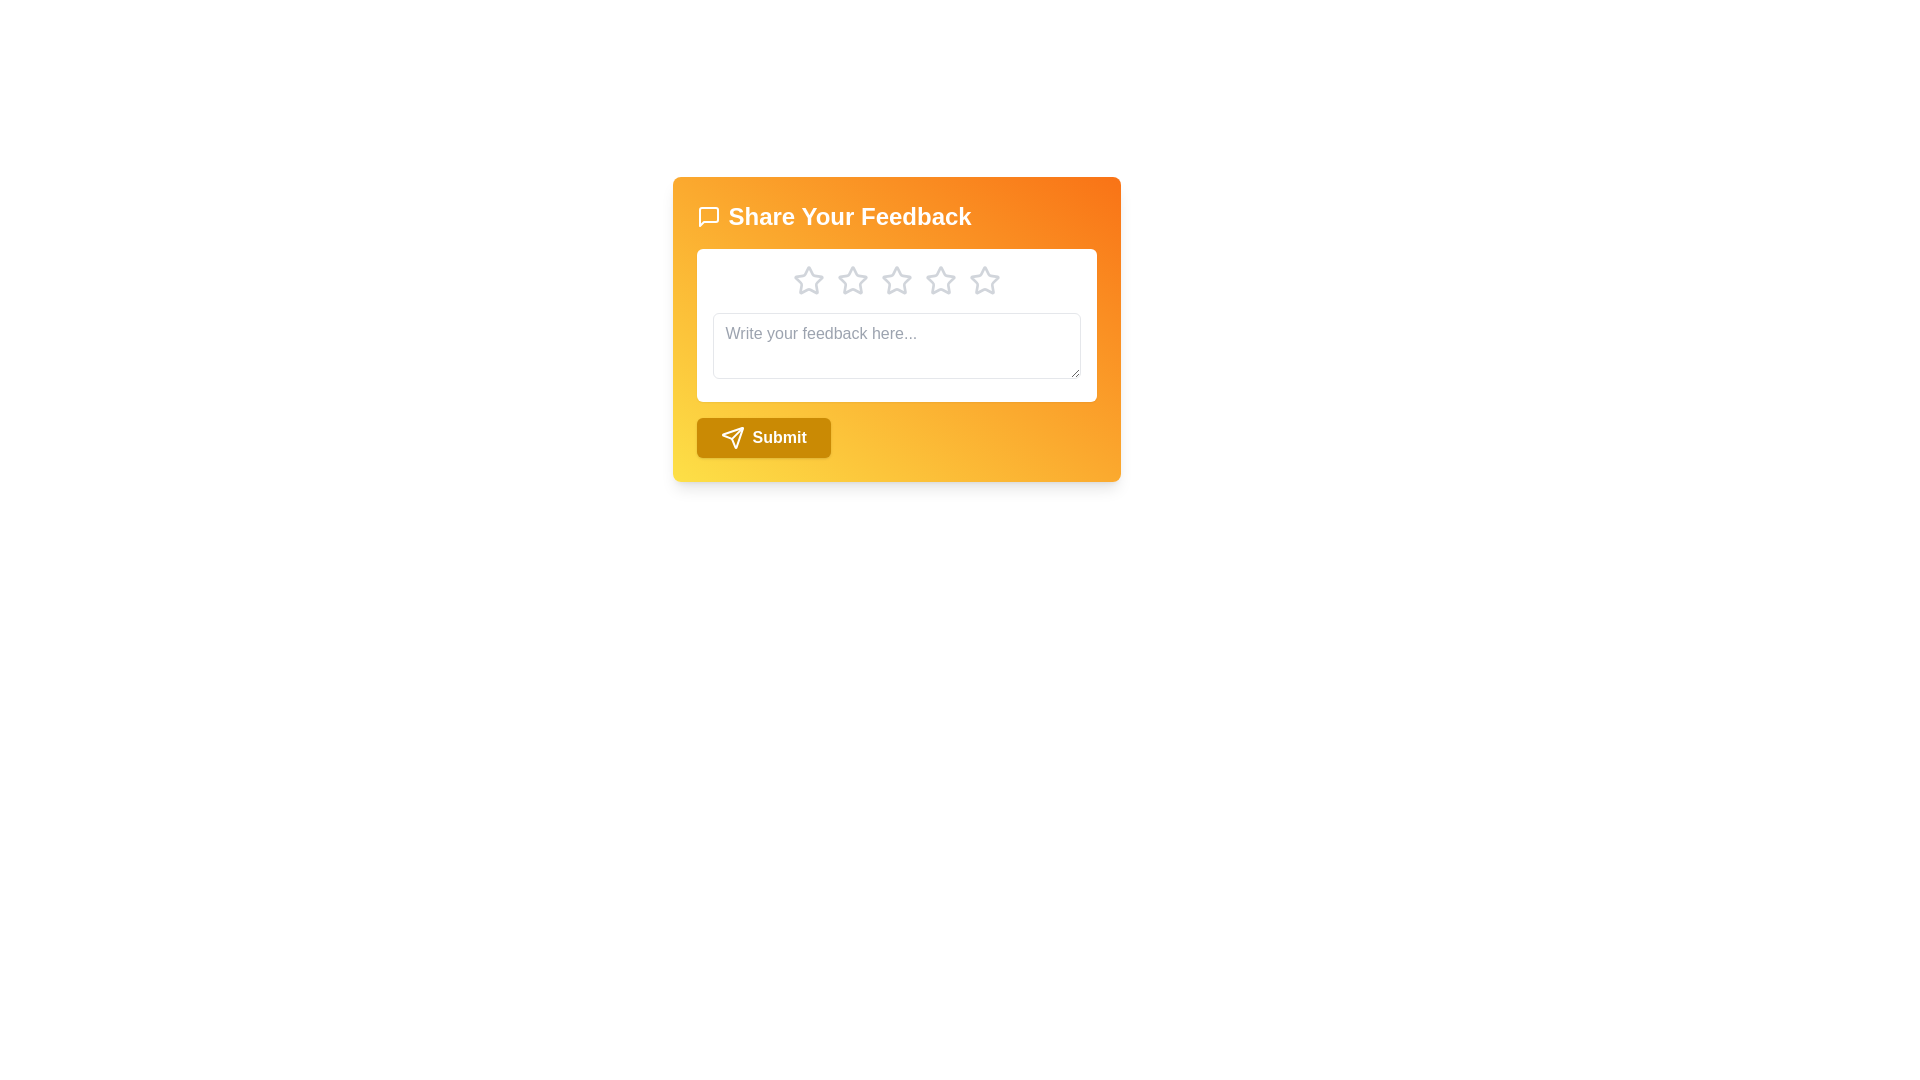 This screenshot has height=1080, width=1920. Describe the element at coordinates (895, 281) in the screenshot. I see `the fourth star from the left in the row of six stars below the 'Share Your Feedback' header` at that location.